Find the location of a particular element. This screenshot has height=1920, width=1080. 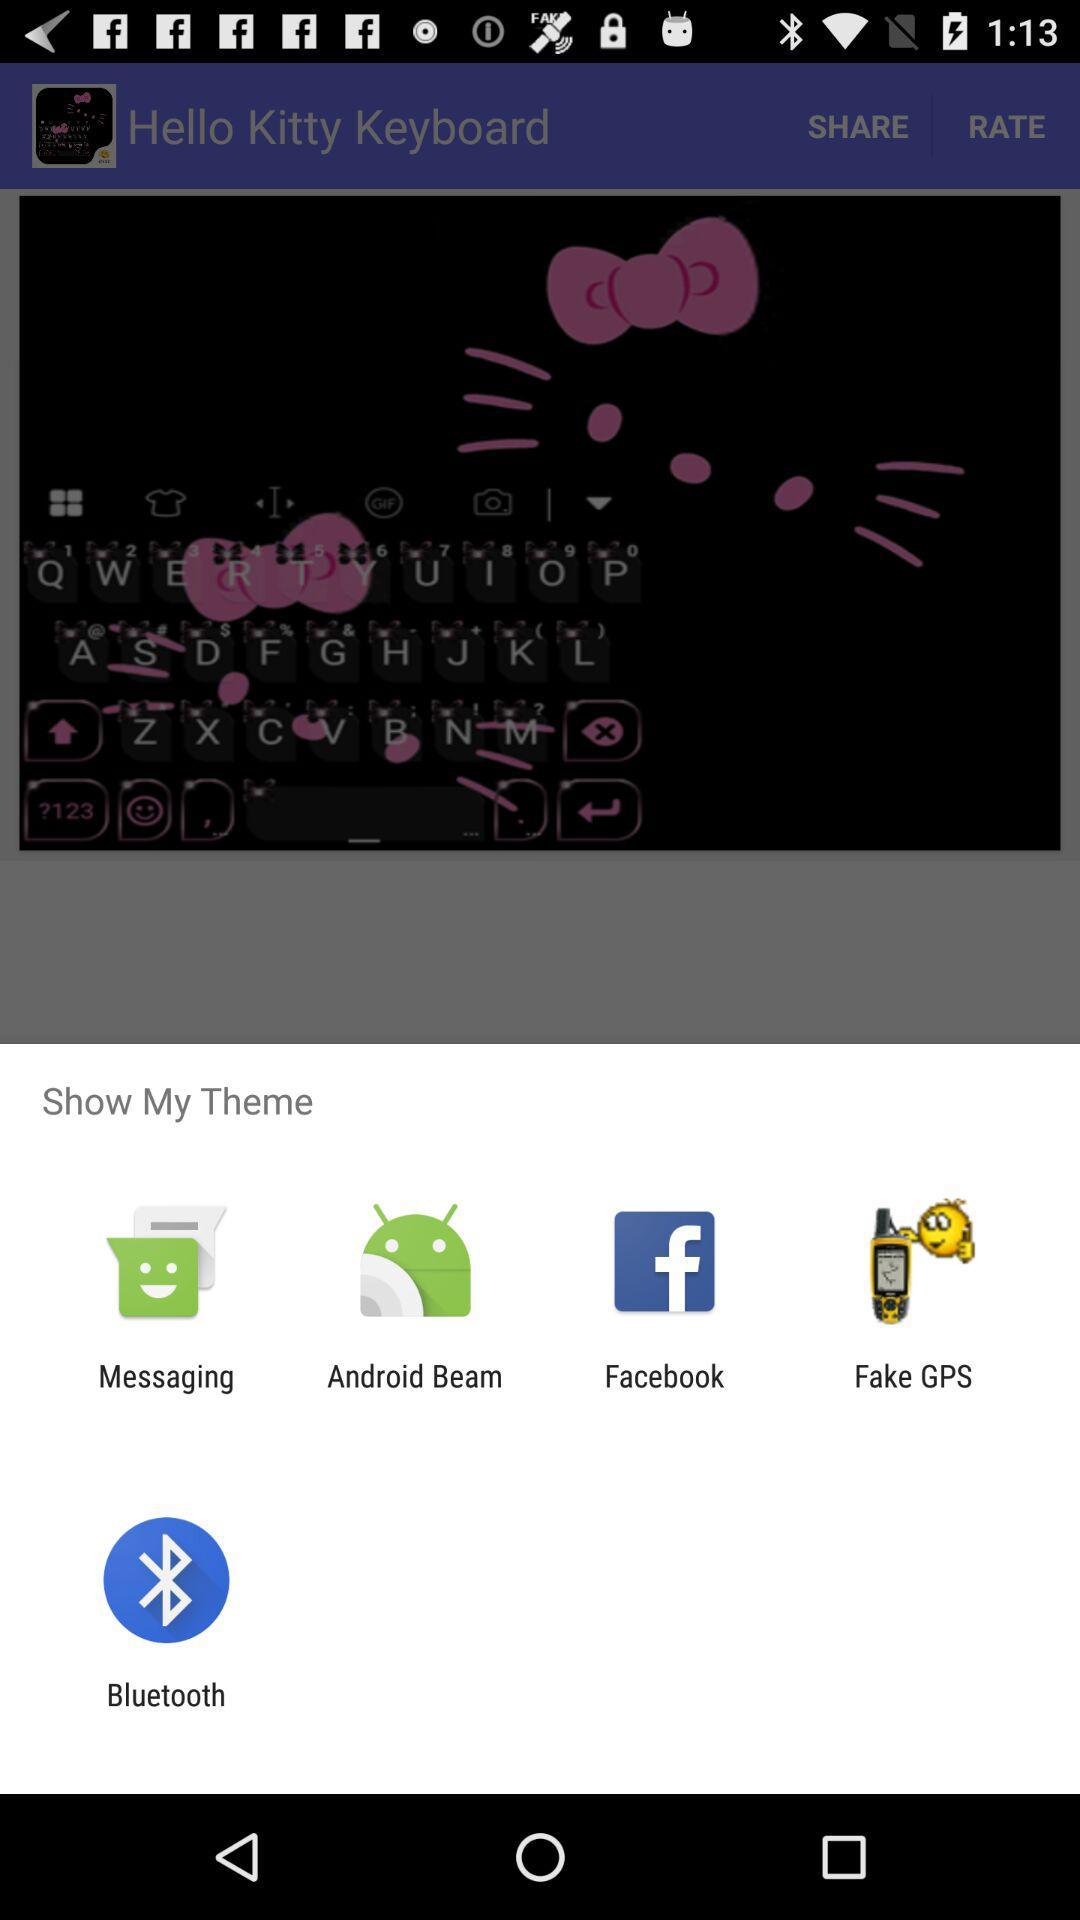

the icon to the left of the facebook app is located at coordinates (414, 1392).